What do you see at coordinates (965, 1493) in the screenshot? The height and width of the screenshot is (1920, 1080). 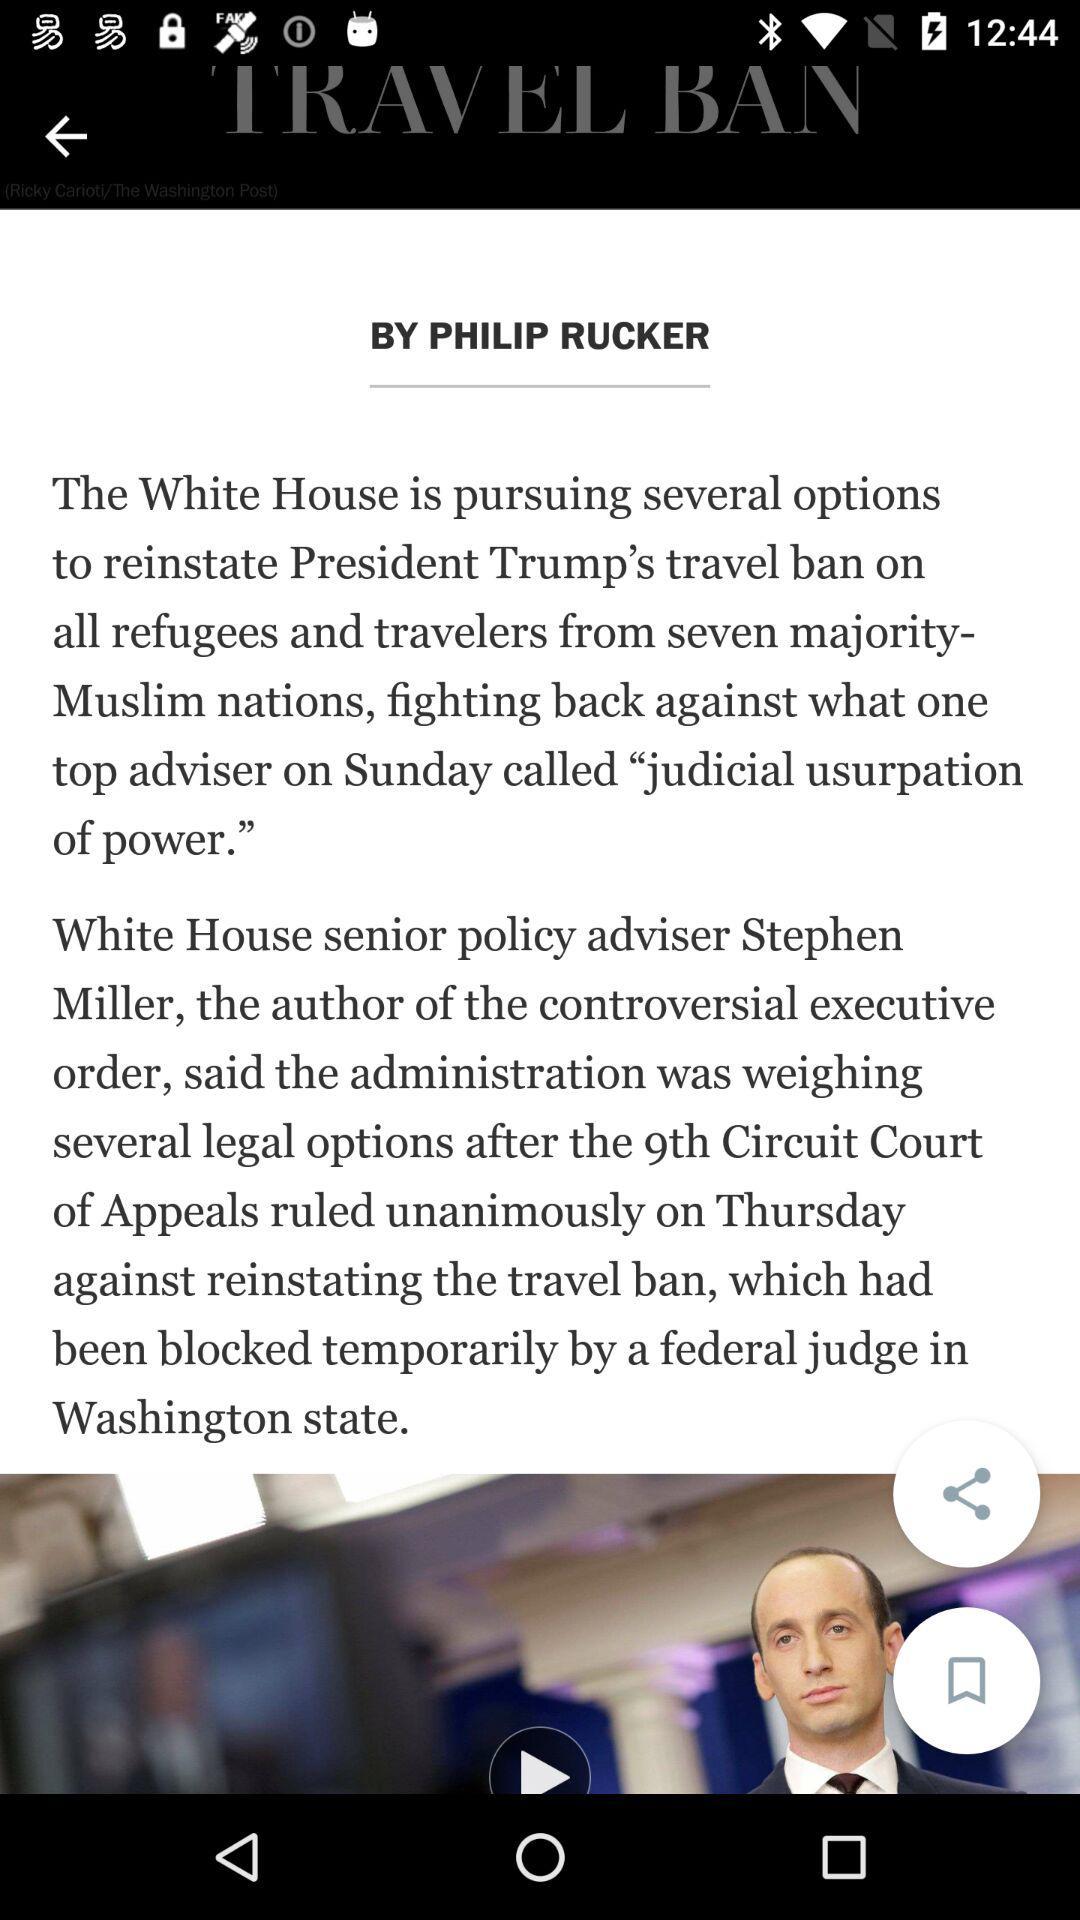 I see `the share icon` at bounding box center [965, 1493].